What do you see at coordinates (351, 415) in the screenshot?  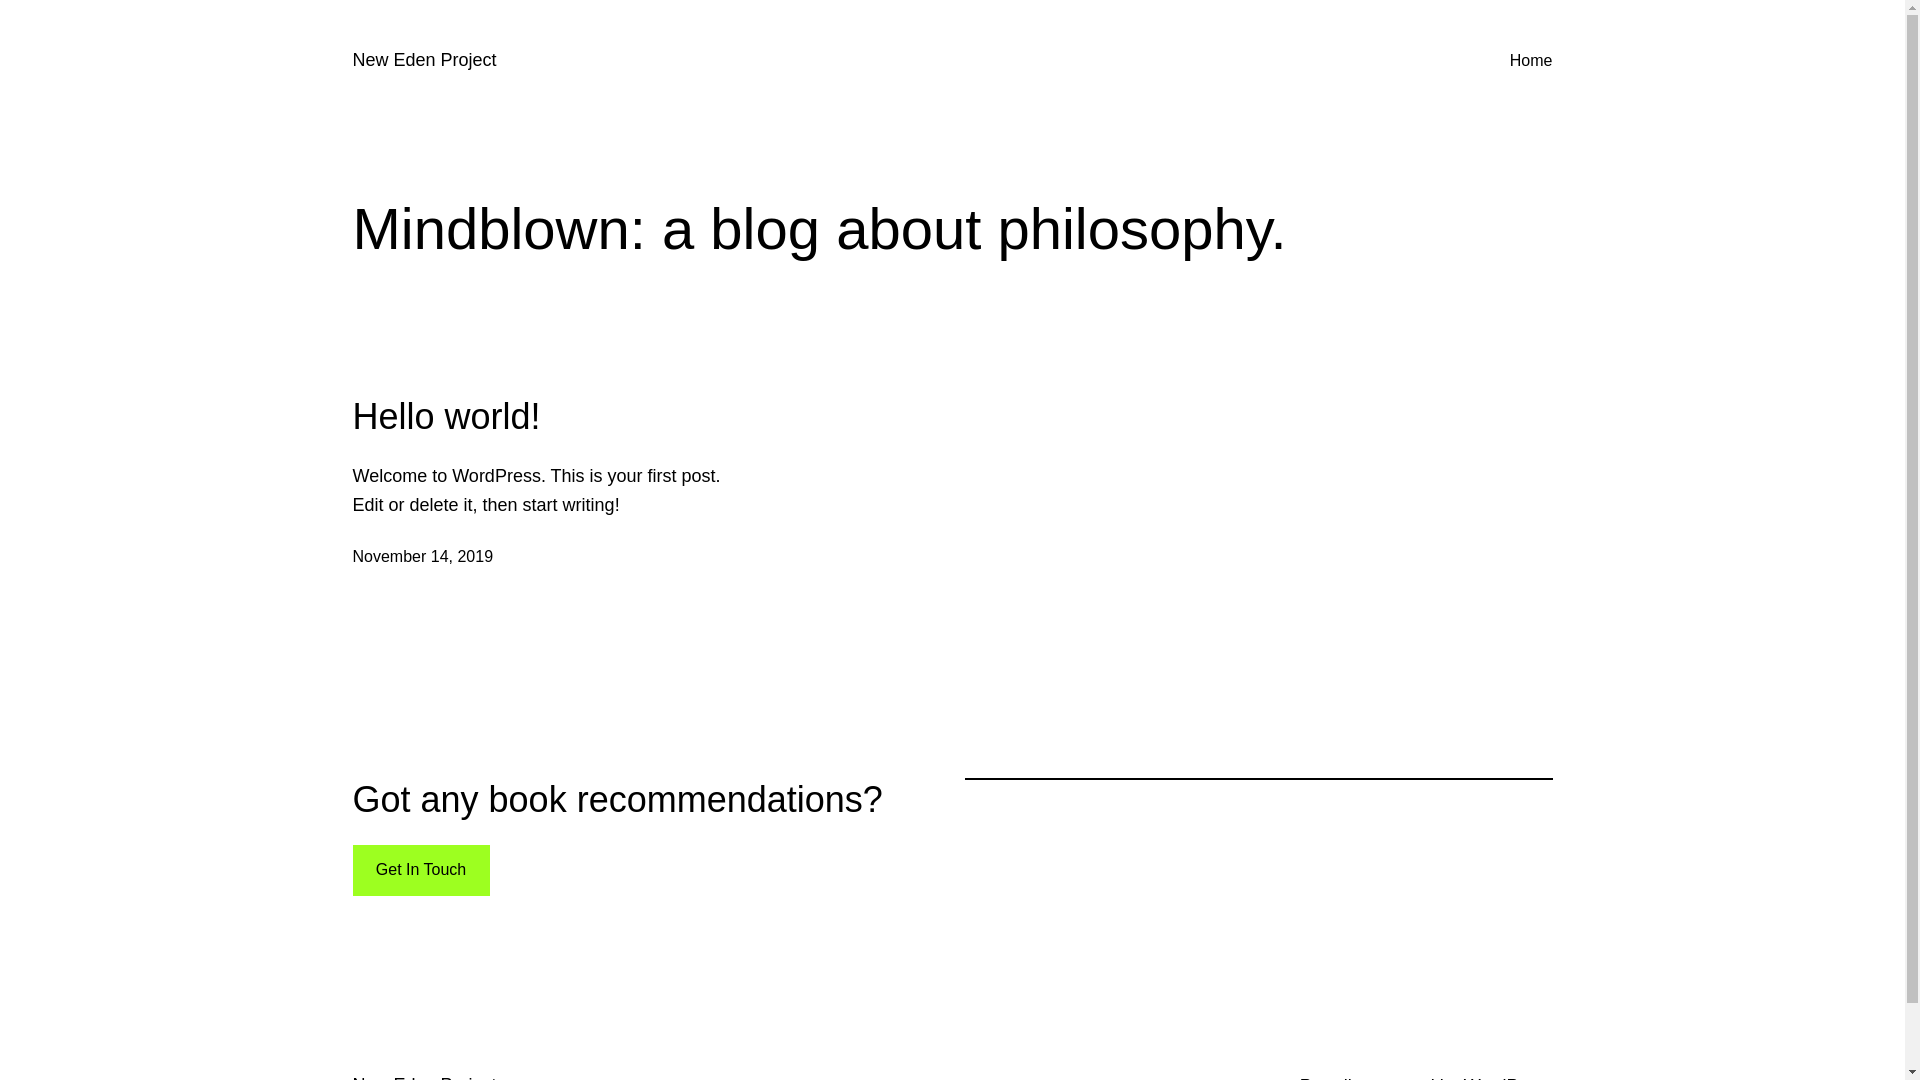 I see `'Hello world!'` at bounding box center [351, 415].